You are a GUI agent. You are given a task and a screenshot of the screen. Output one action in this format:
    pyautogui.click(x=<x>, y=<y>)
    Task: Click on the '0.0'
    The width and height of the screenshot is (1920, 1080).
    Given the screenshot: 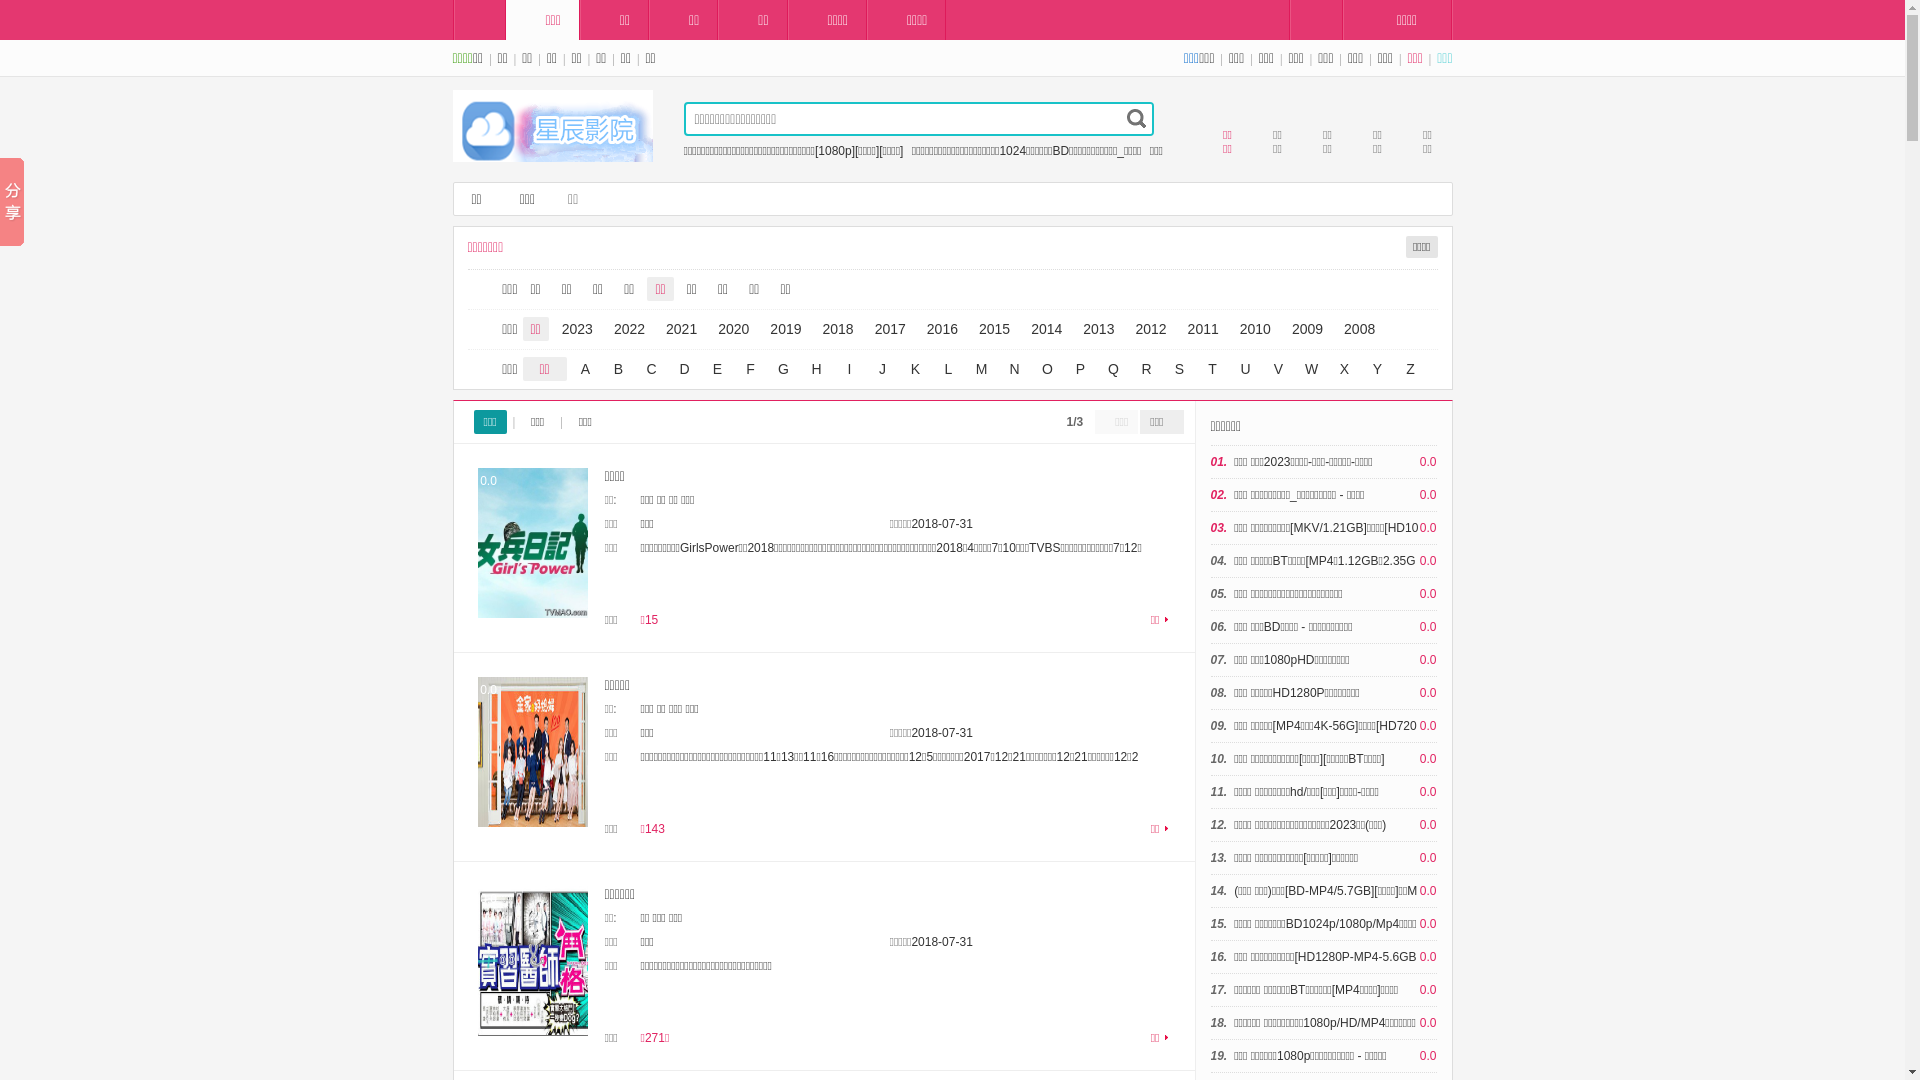 What is the action you would take?
    pyautogui.click(x=532, y=959)
    